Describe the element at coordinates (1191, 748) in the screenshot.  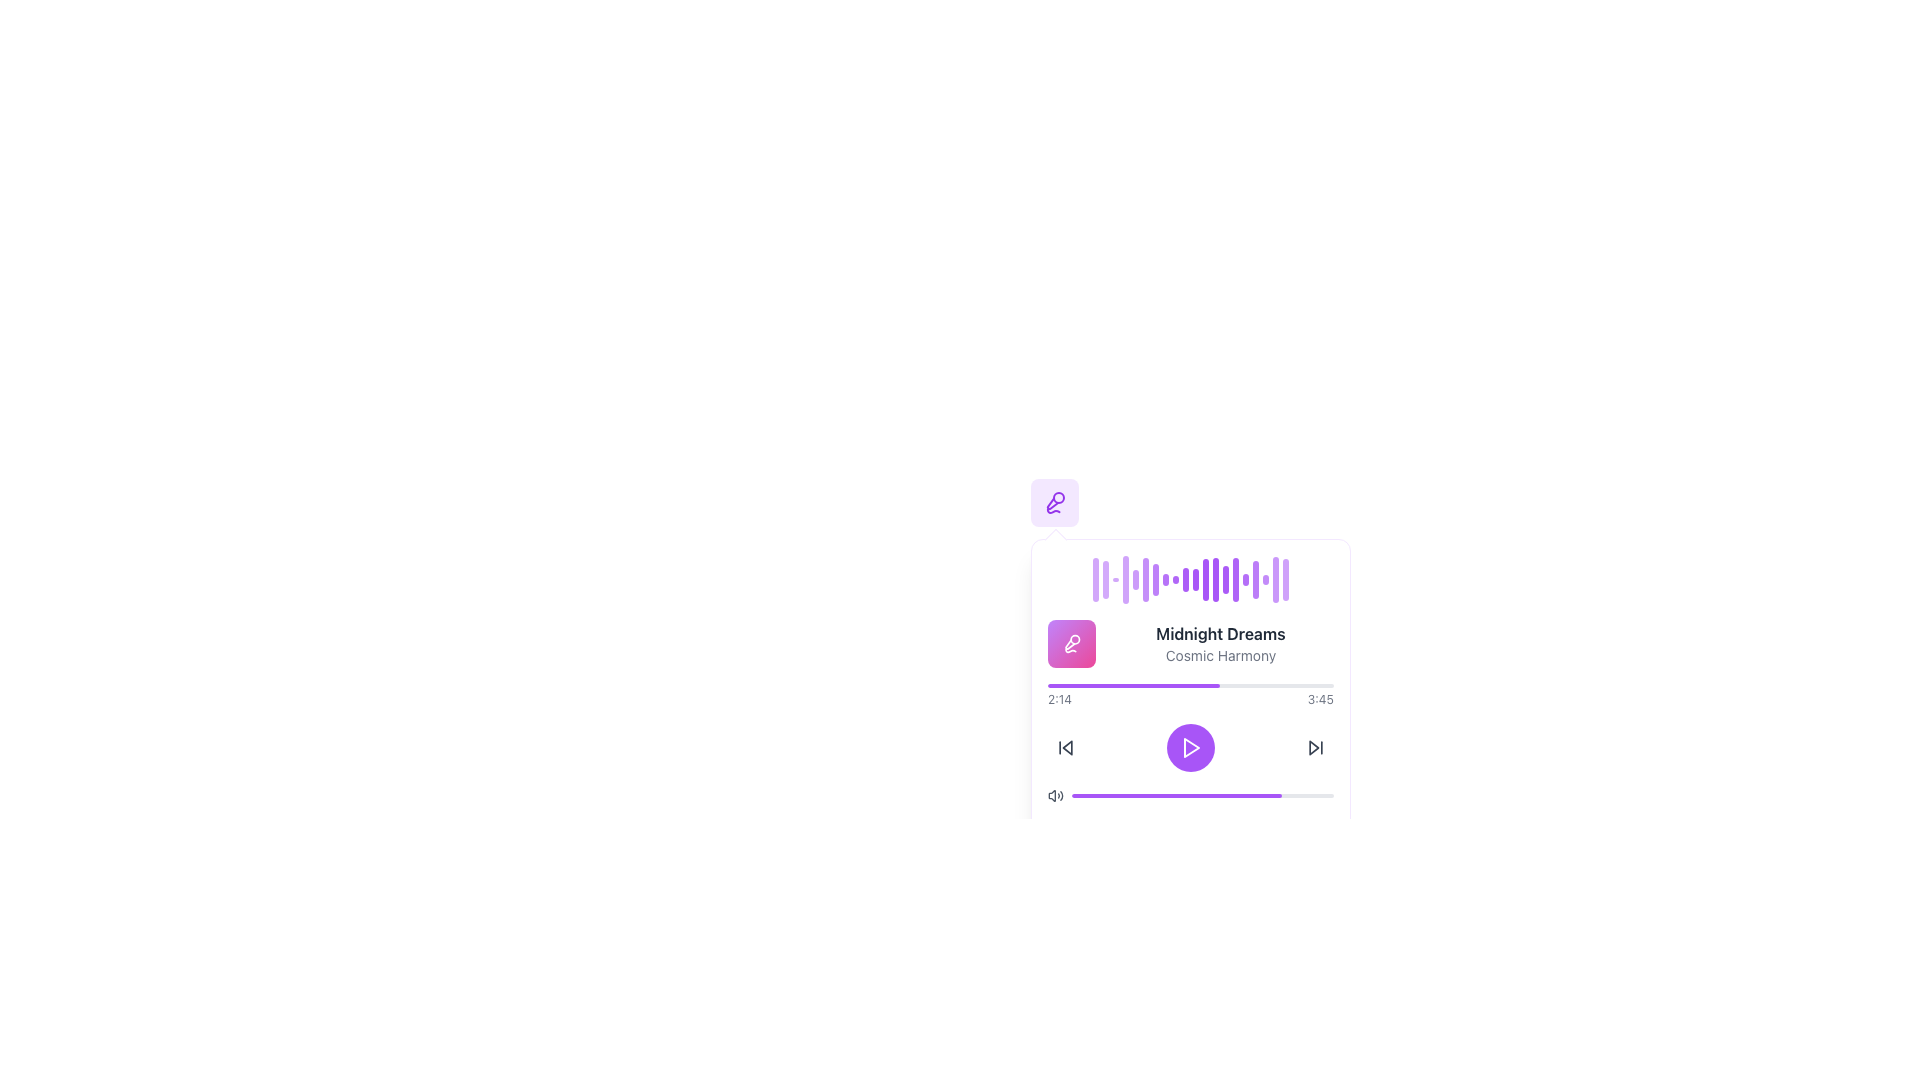
I see `the triangular play icon located within a circular button near the center of the audio player interface` at that location.